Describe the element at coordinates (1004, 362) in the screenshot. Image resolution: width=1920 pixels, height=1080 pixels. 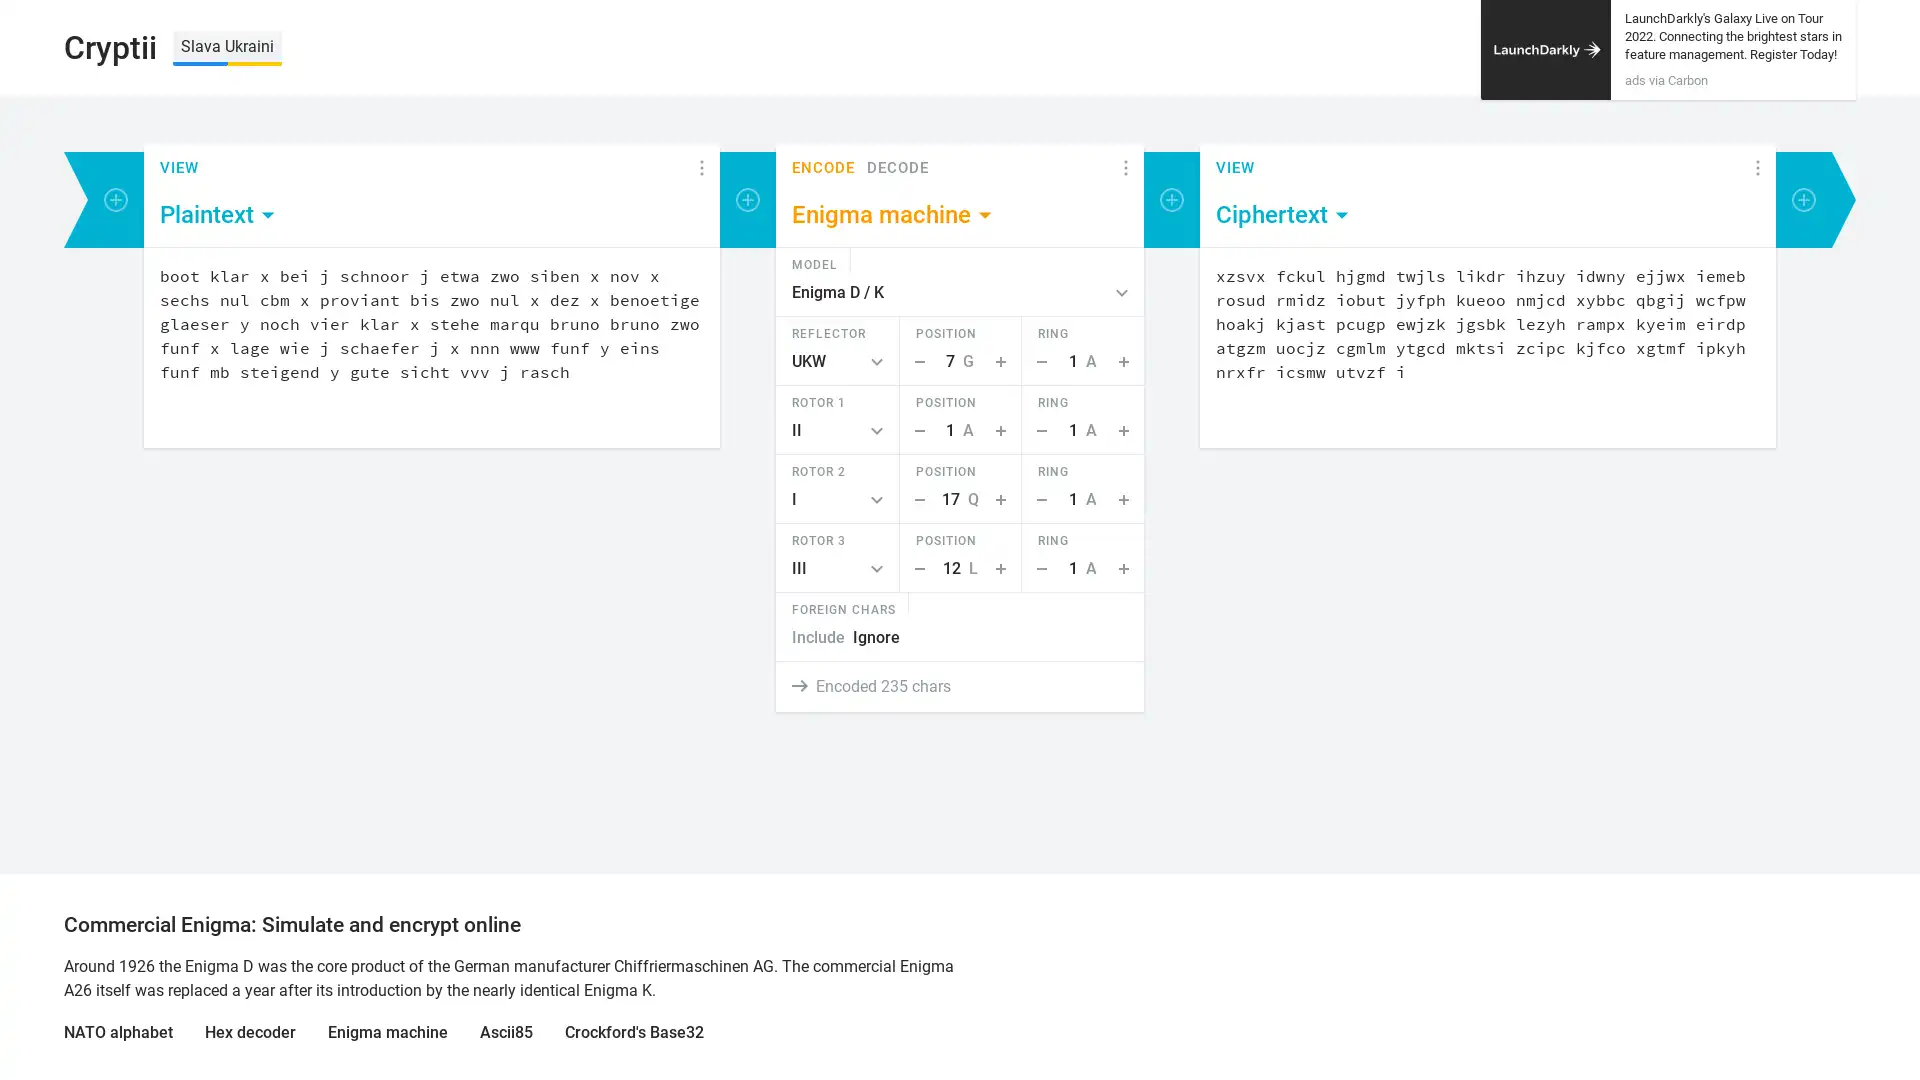
I see `Step Up` at that location.